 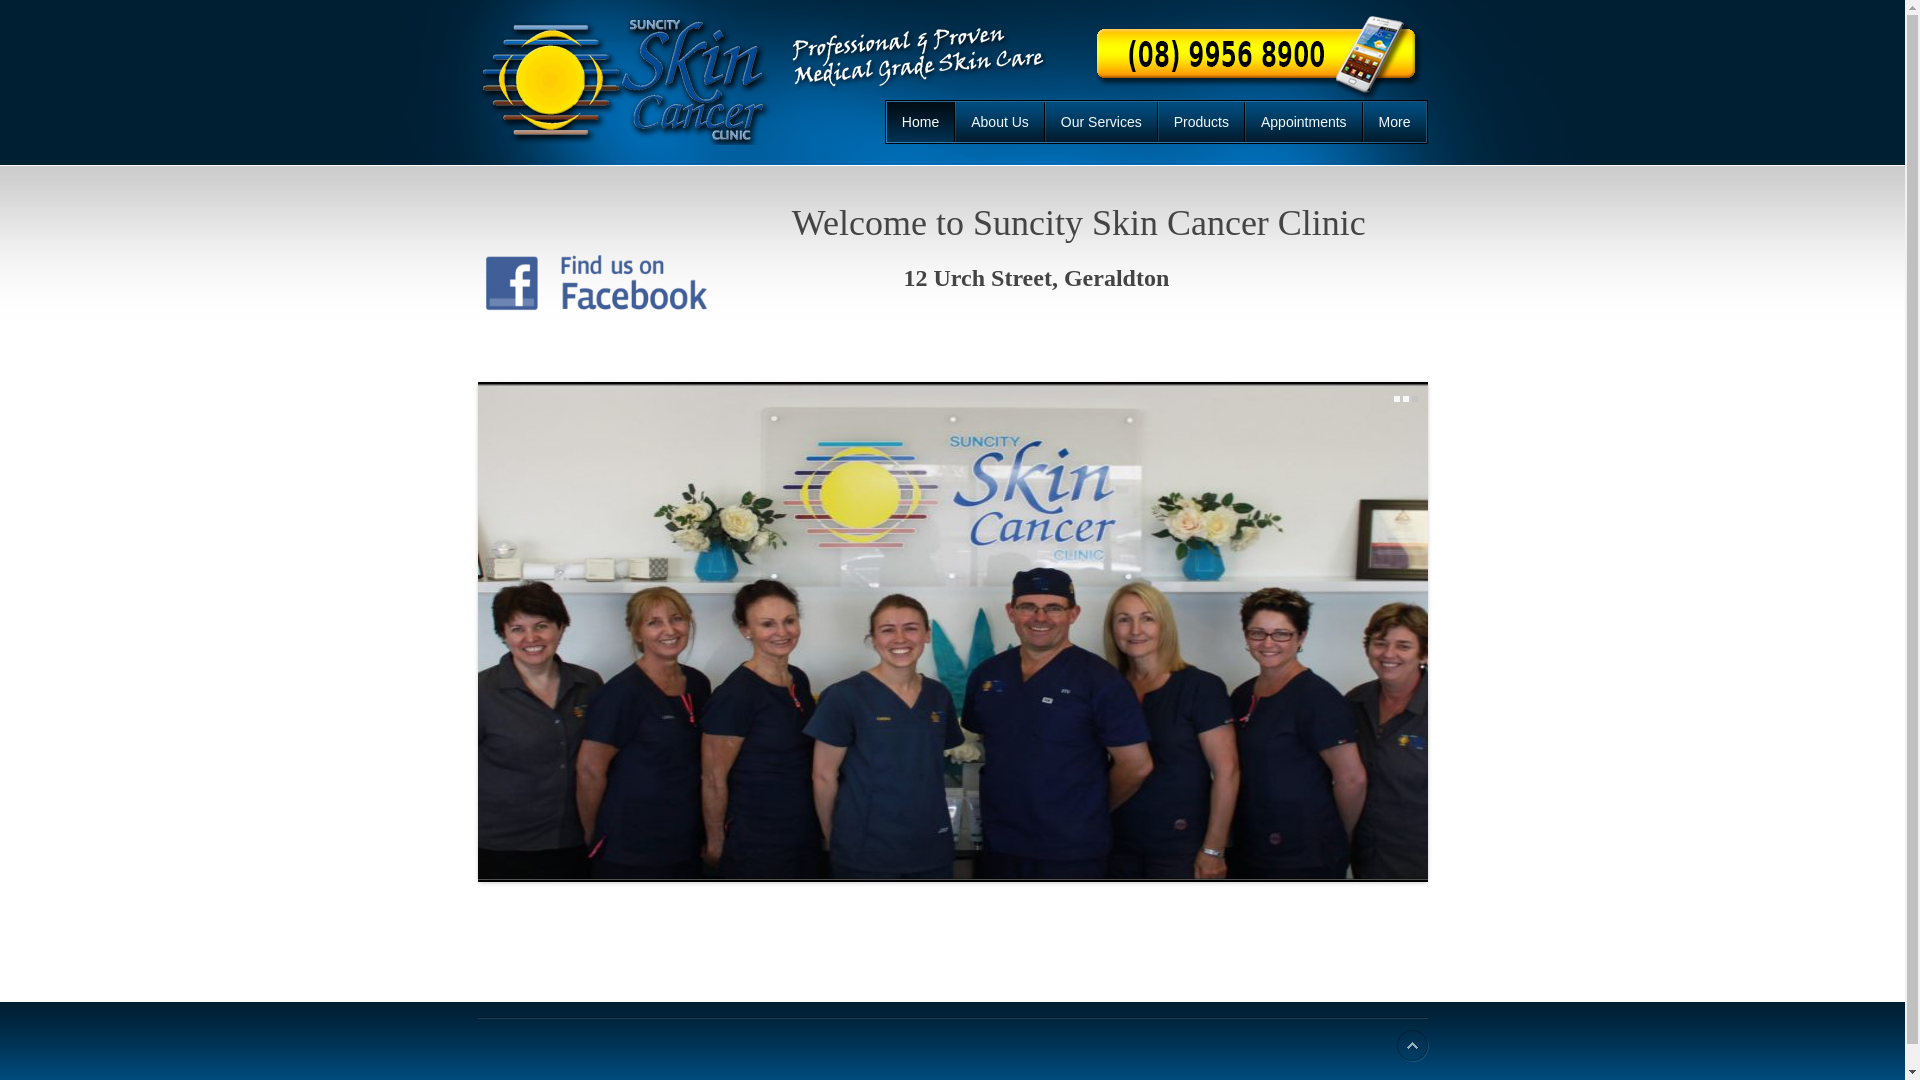 I want to click on '2', so click(x=1404, y=398).